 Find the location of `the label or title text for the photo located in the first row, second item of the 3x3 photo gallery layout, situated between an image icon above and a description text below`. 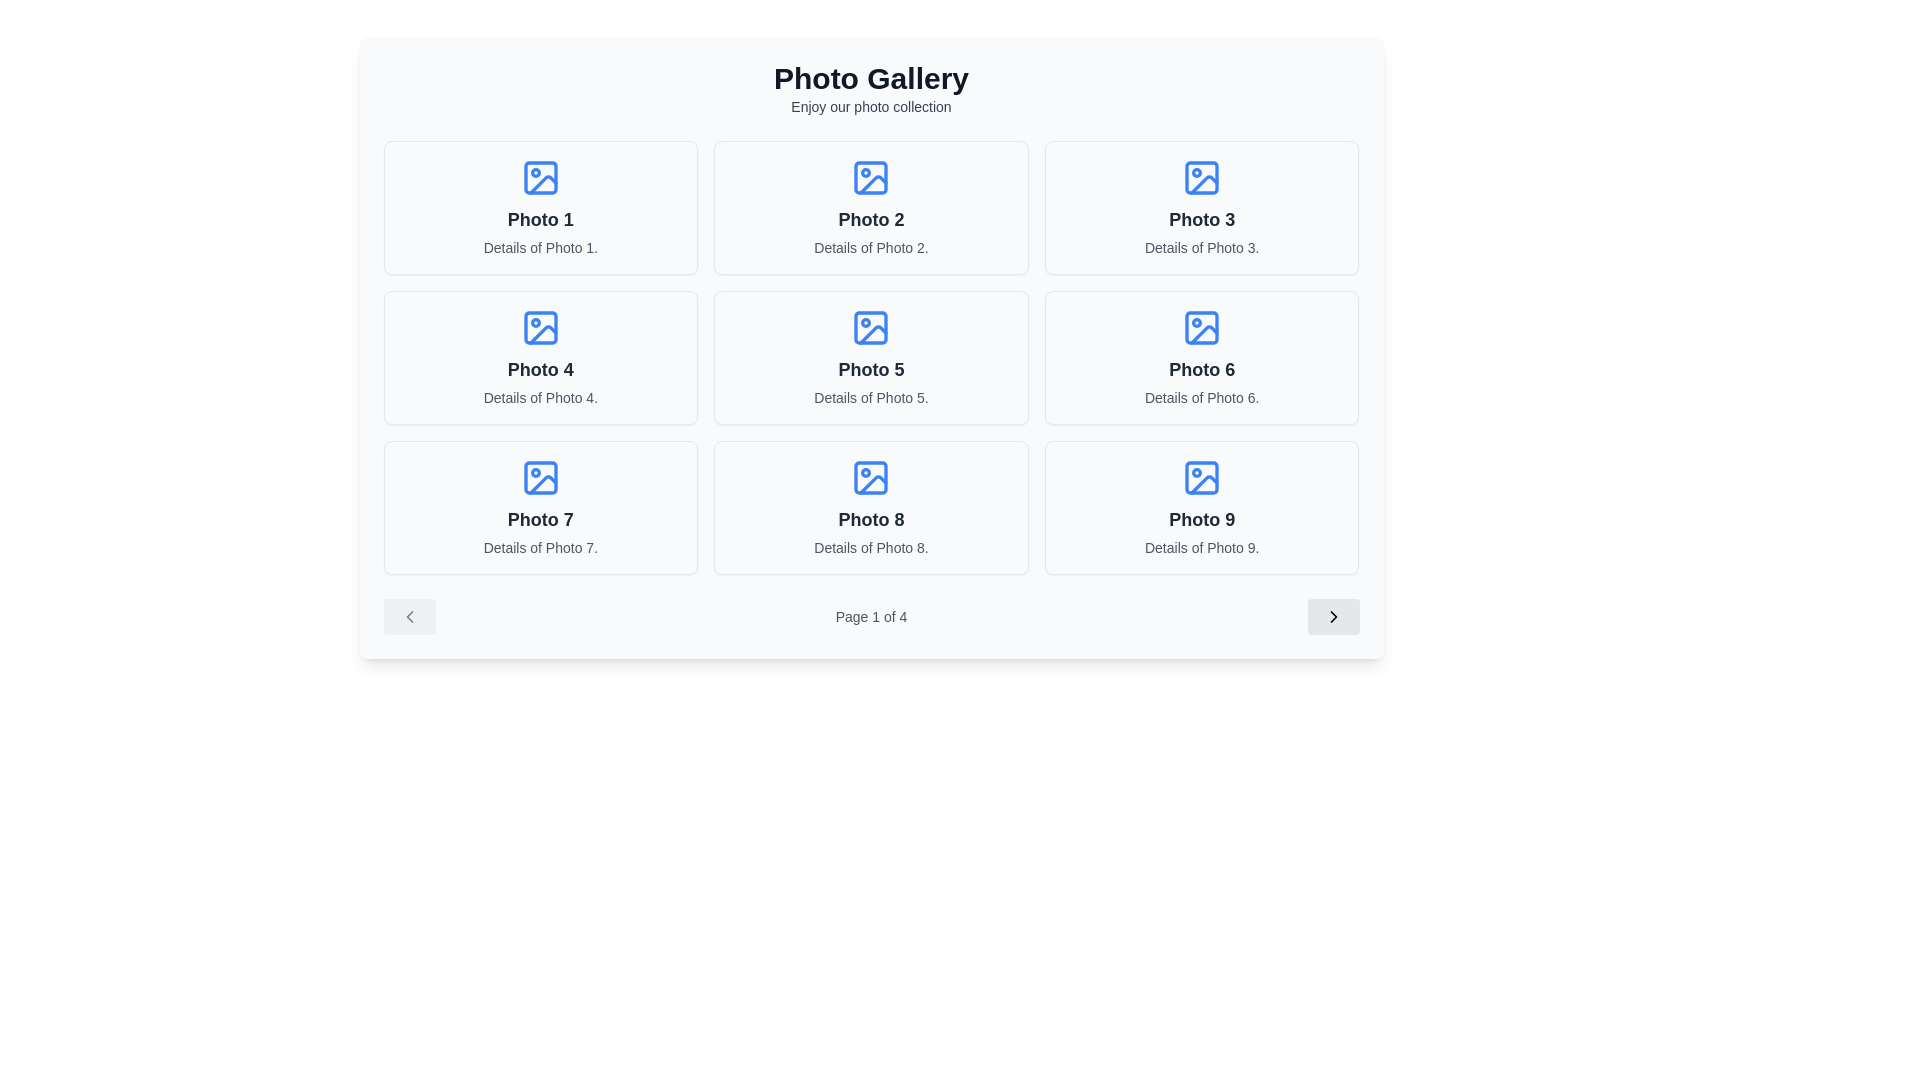

the label or title text for the photo located in the first row, second item of the 3x3 photo gallery layout, situated between an image icon above and a description text below is located at coordinates (871, 219).